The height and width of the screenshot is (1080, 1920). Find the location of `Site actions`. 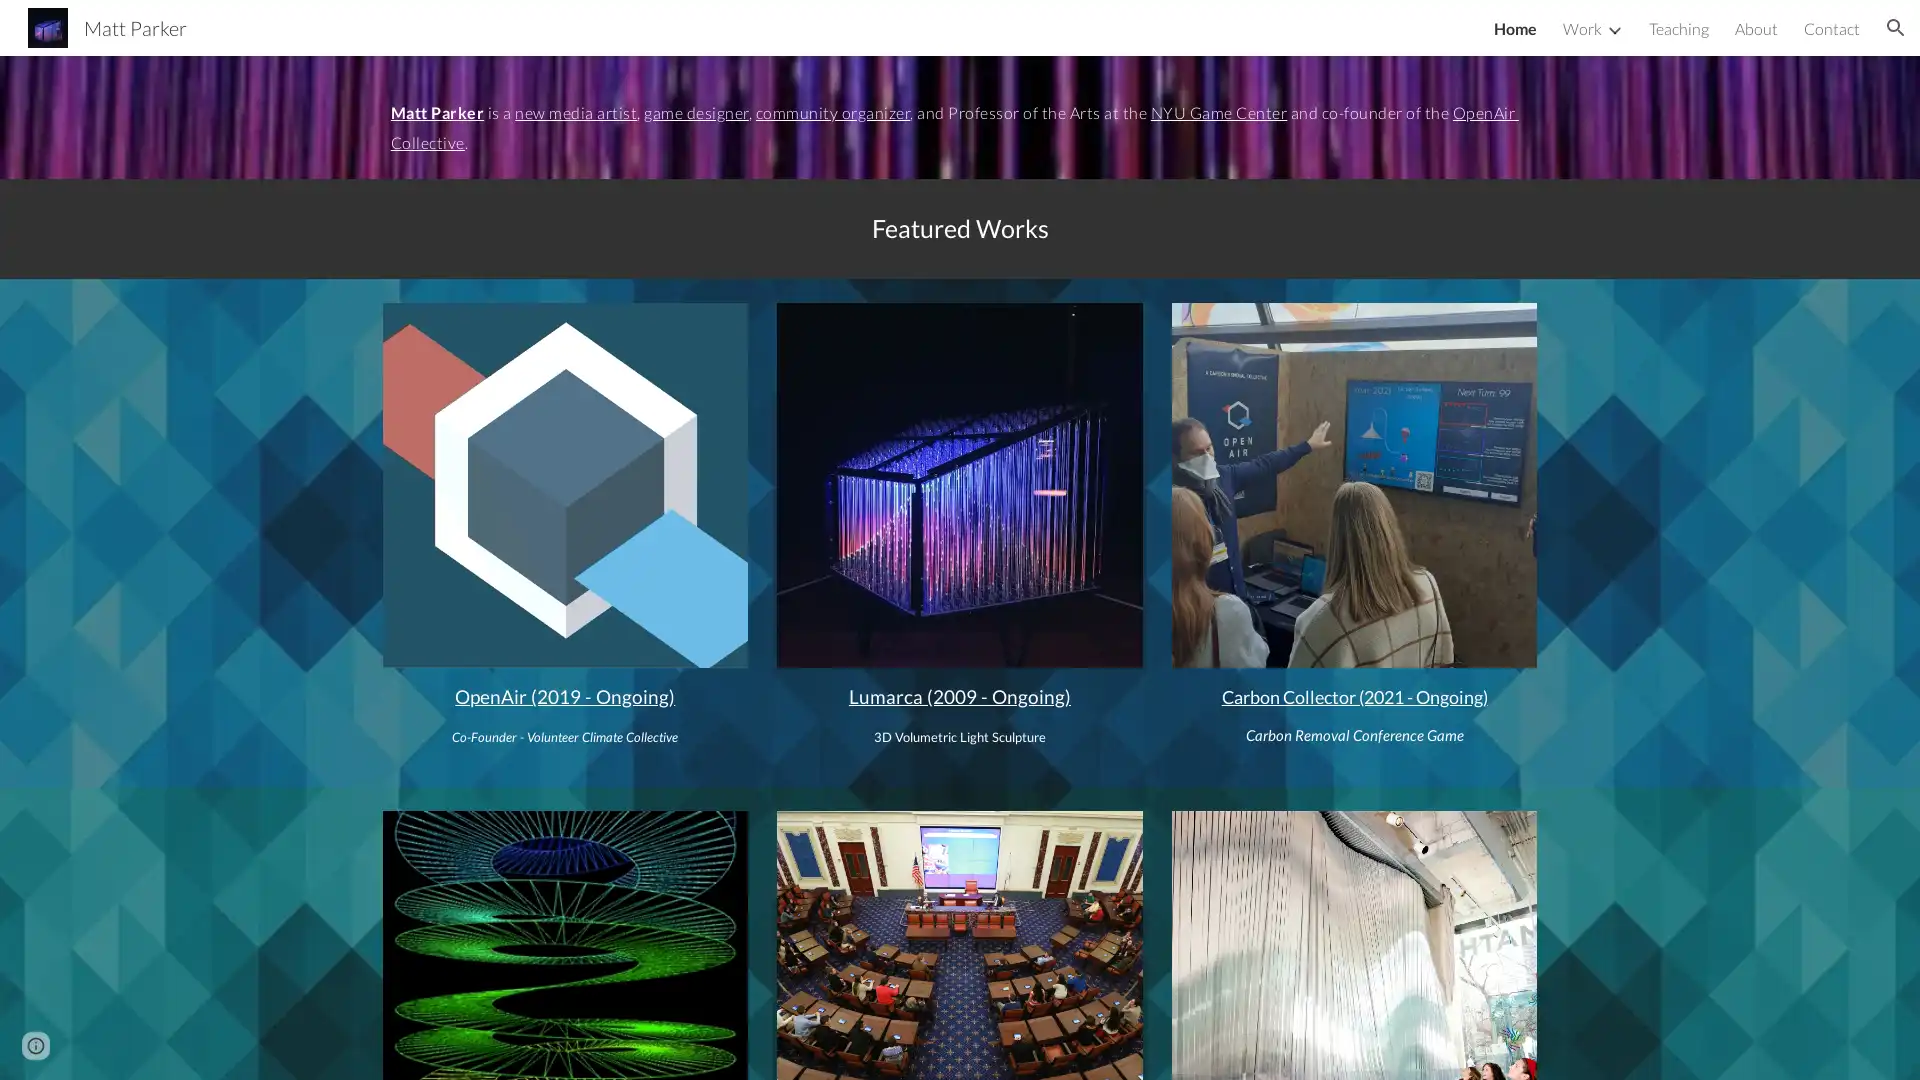

Site actions is located at coordinates (35, 1044).